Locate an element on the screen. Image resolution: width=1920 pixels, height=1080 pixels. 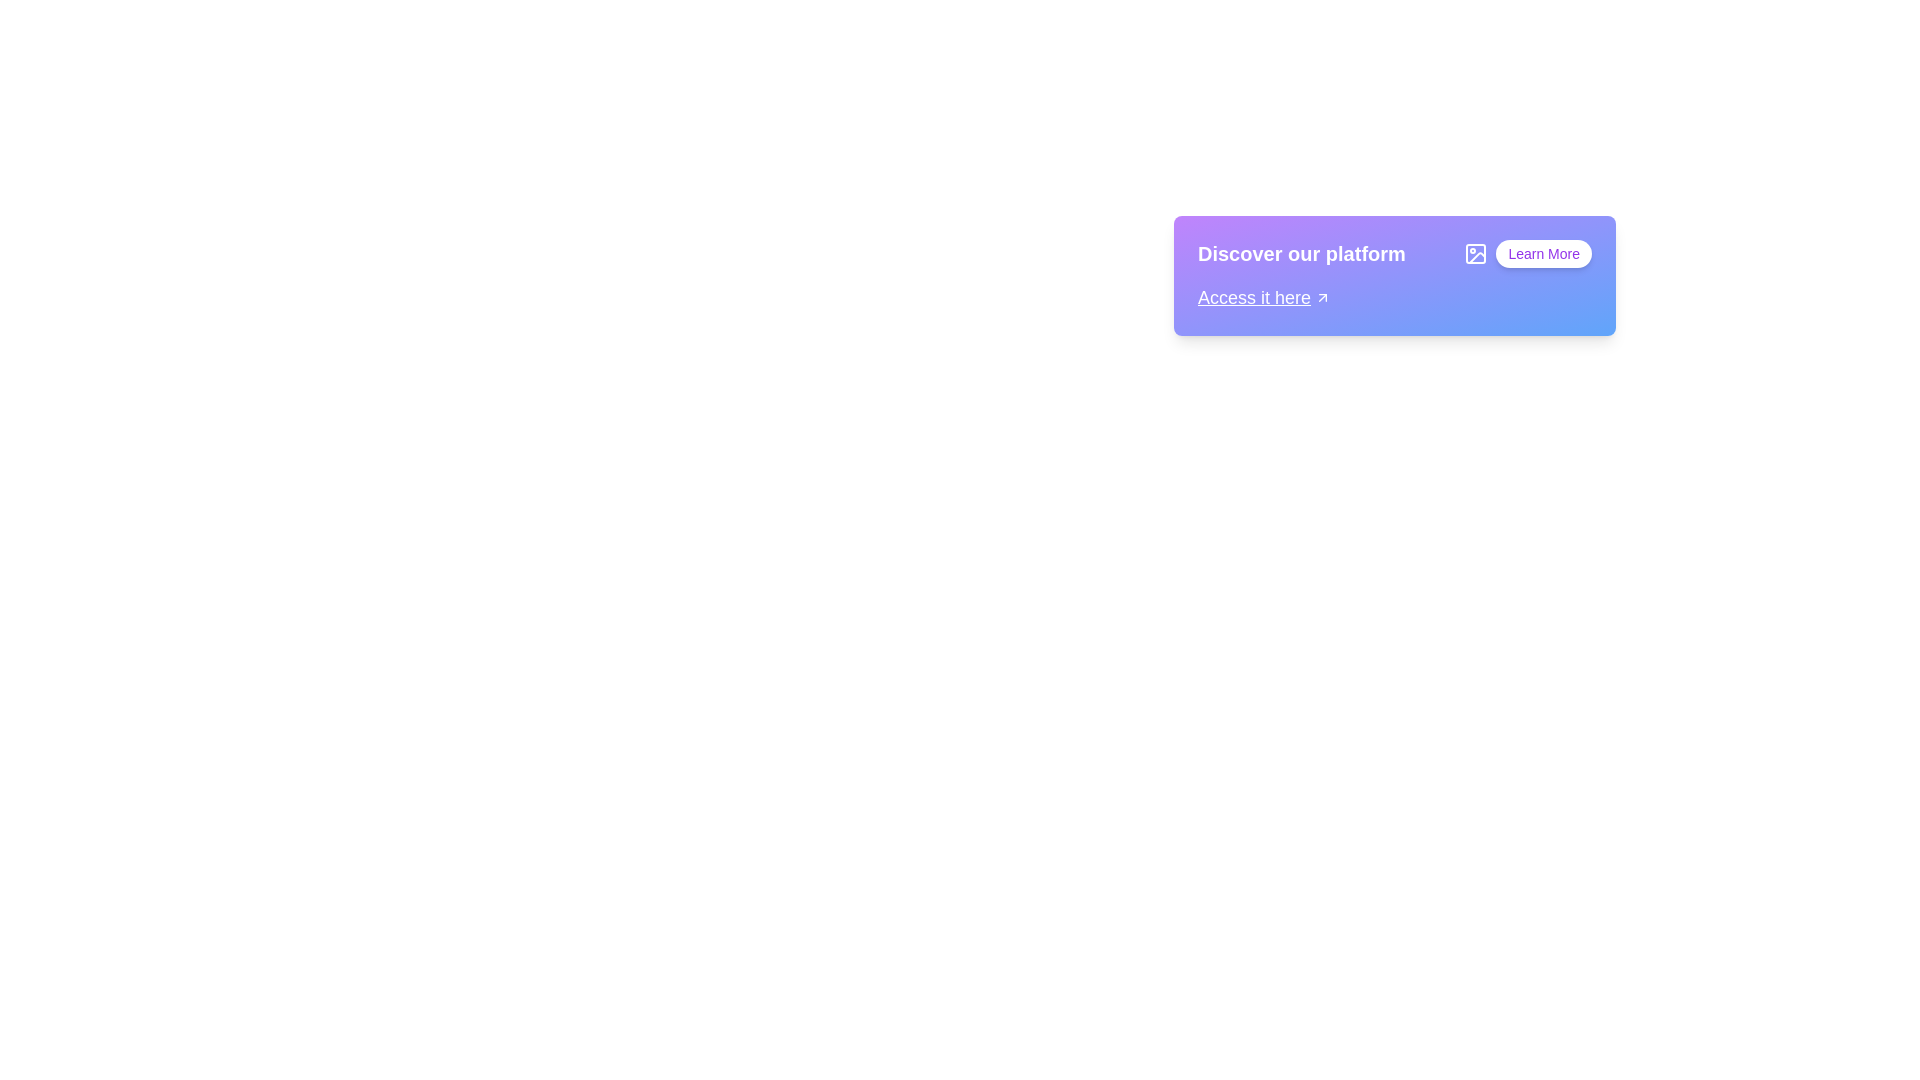
the upward diagonal arrow icon located to the right of the text 'Access it here' in the hyperlink is located at coordinates (1323, 297).